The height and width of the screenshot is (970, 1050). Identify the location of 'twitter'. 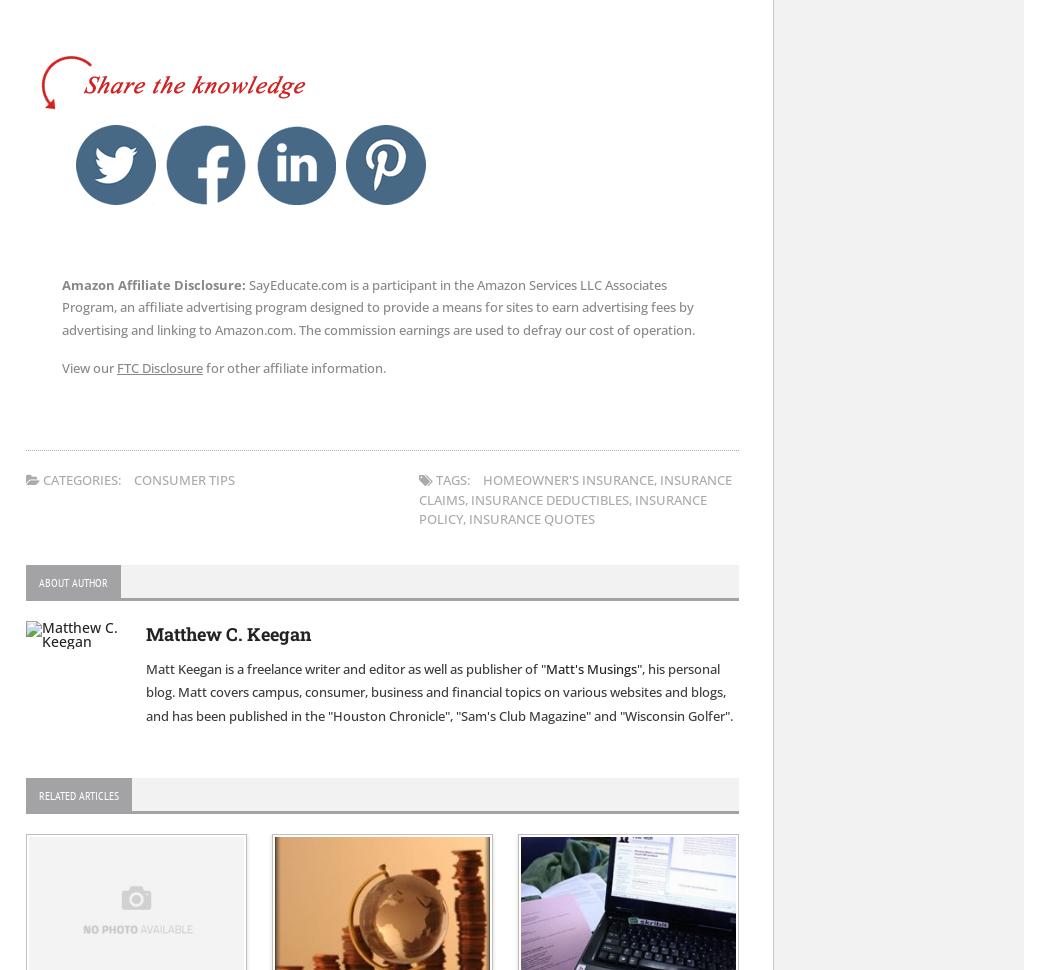
(177, 130).